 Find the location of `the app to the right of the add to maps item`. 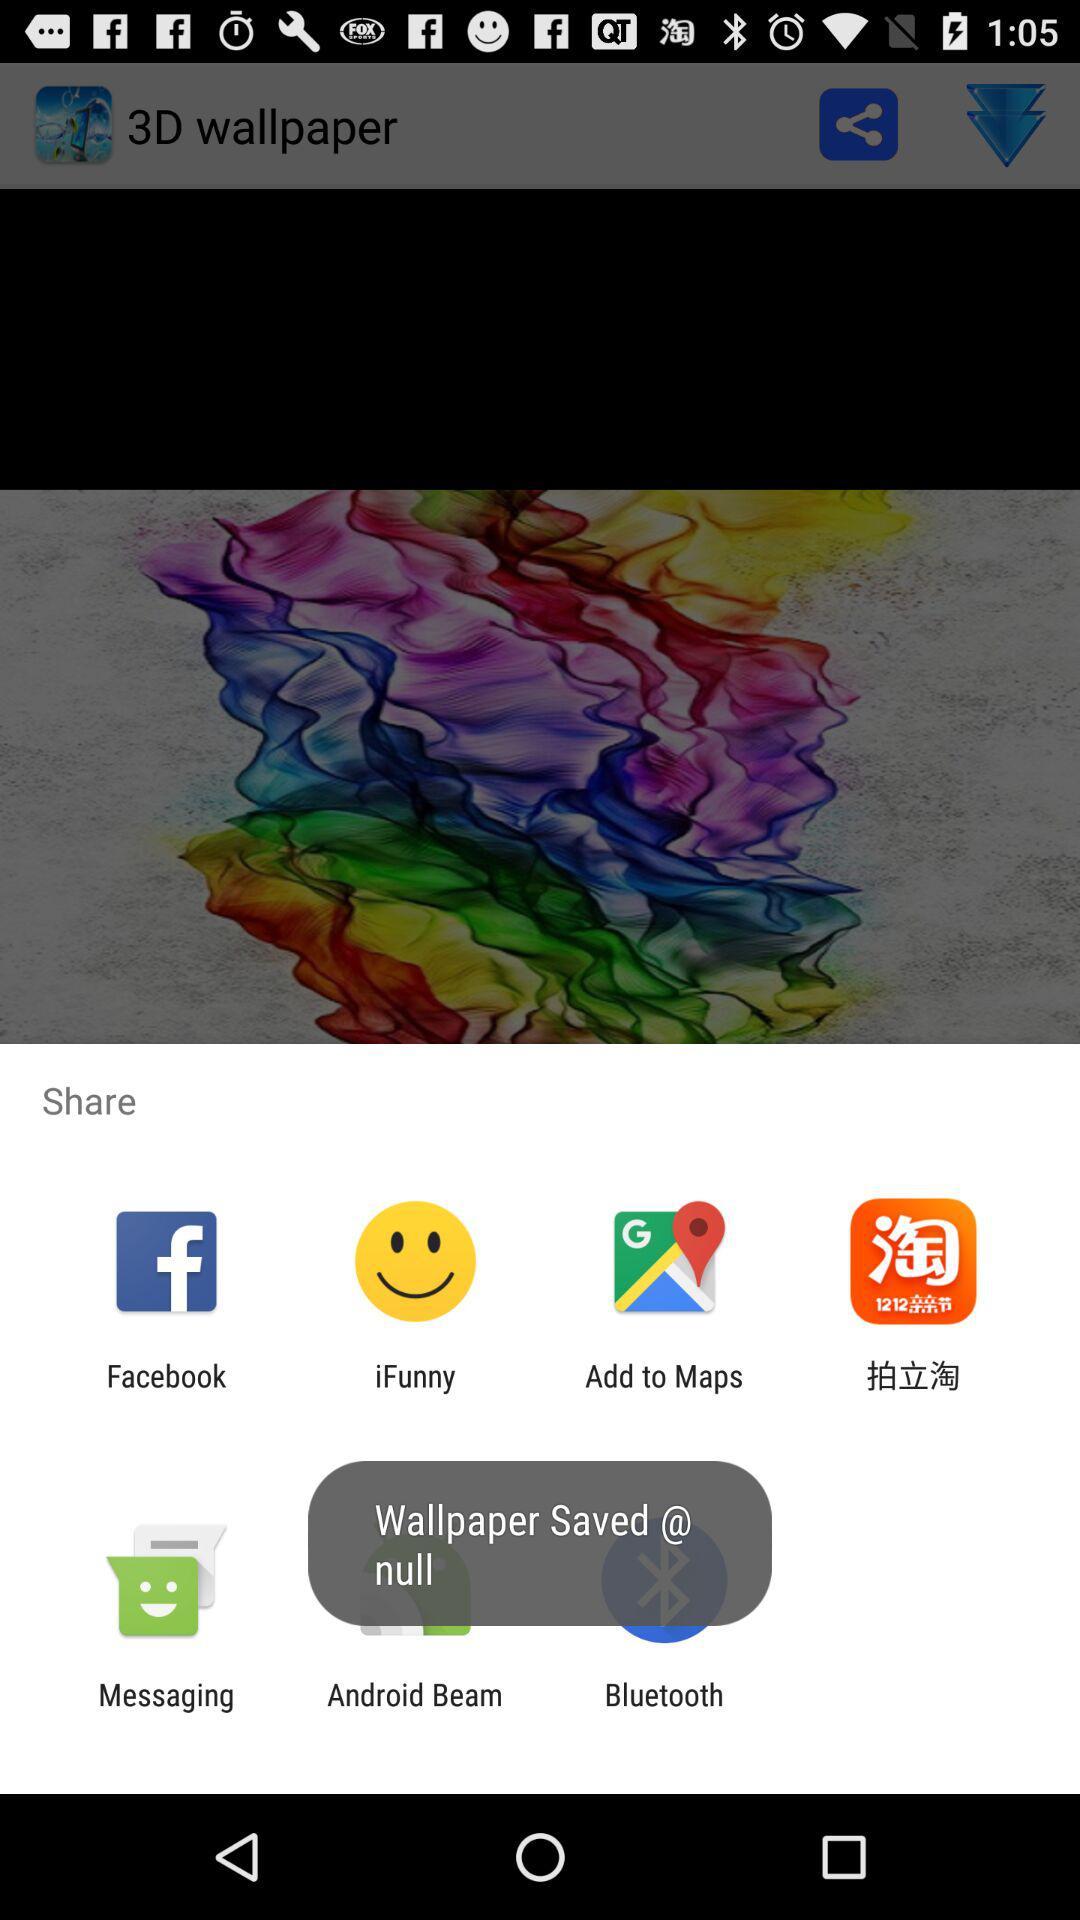

the app to the right of the add to maps item is located at coordinates (913, 1392).